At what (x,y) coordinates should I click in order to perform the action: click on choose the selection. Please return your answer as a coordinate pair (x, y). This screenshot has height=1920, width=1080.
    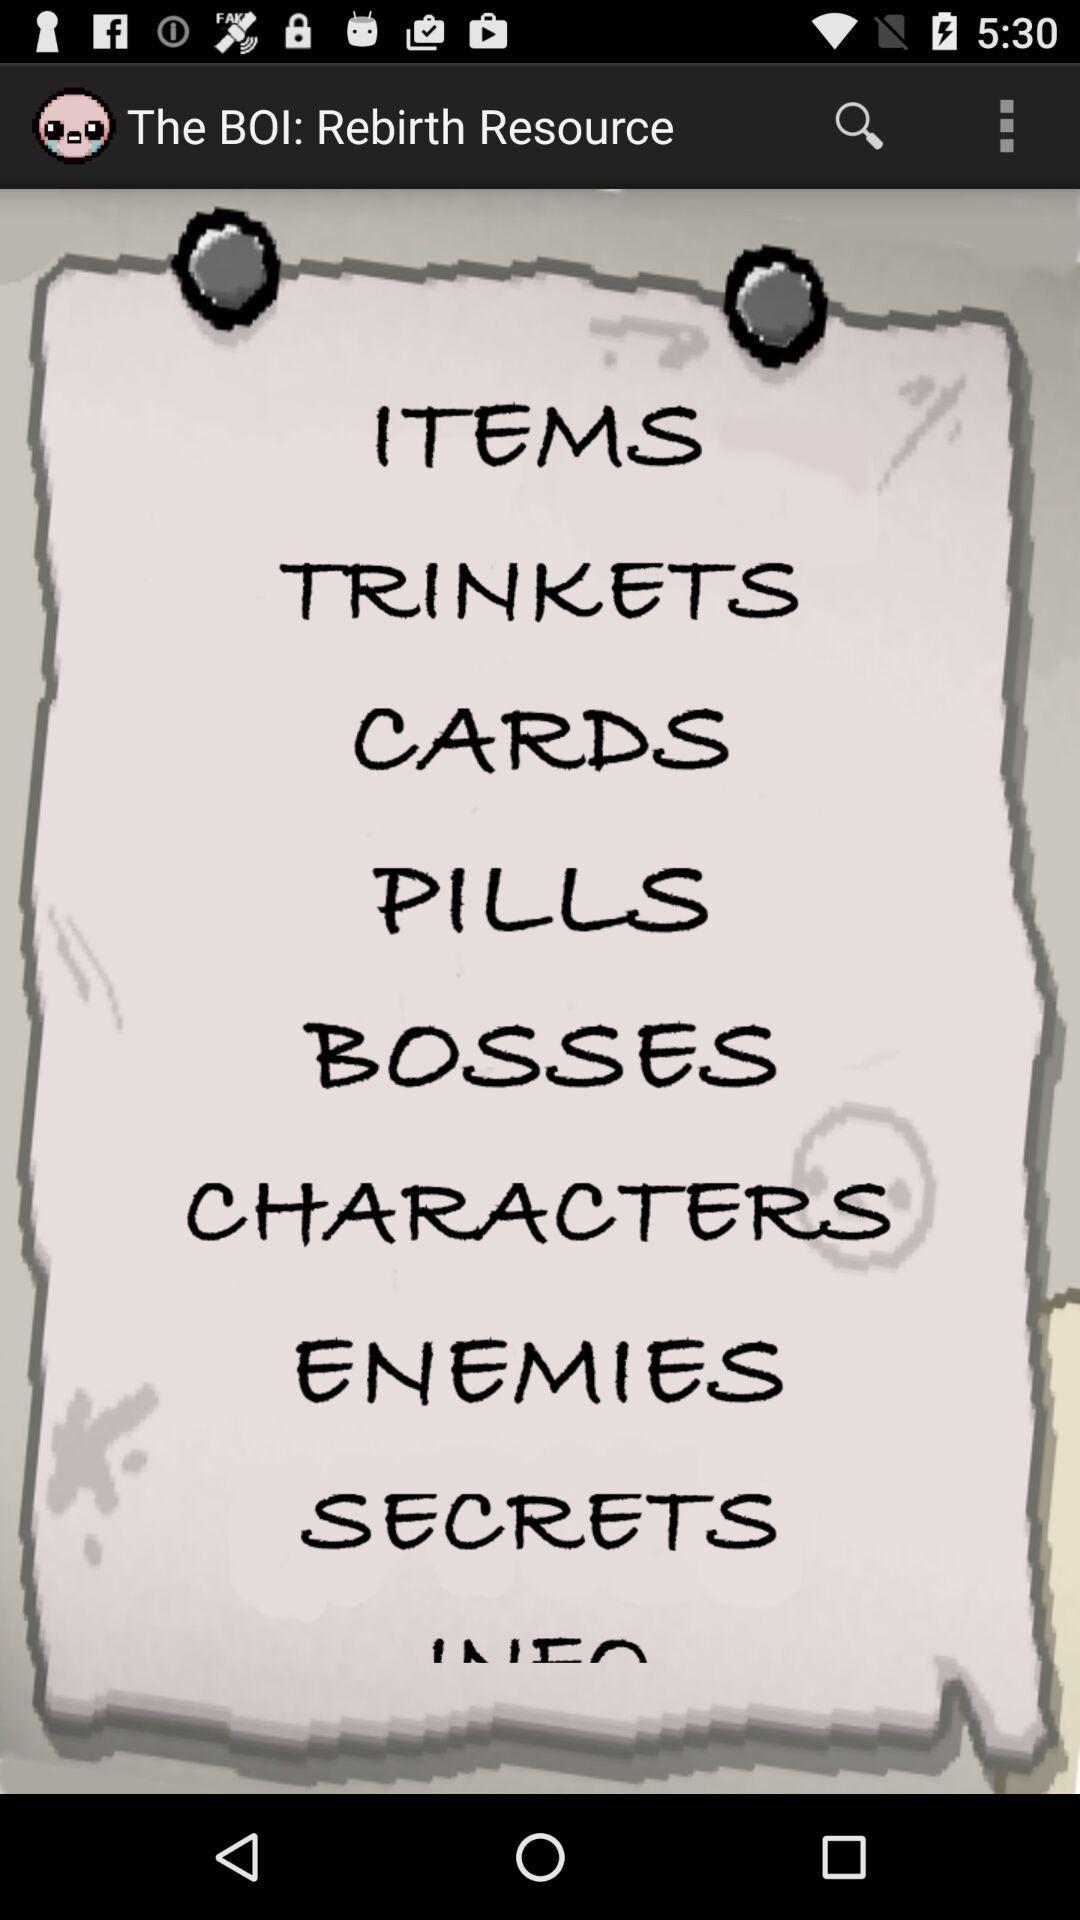
    Looking at the image, I should click on (540, 739).